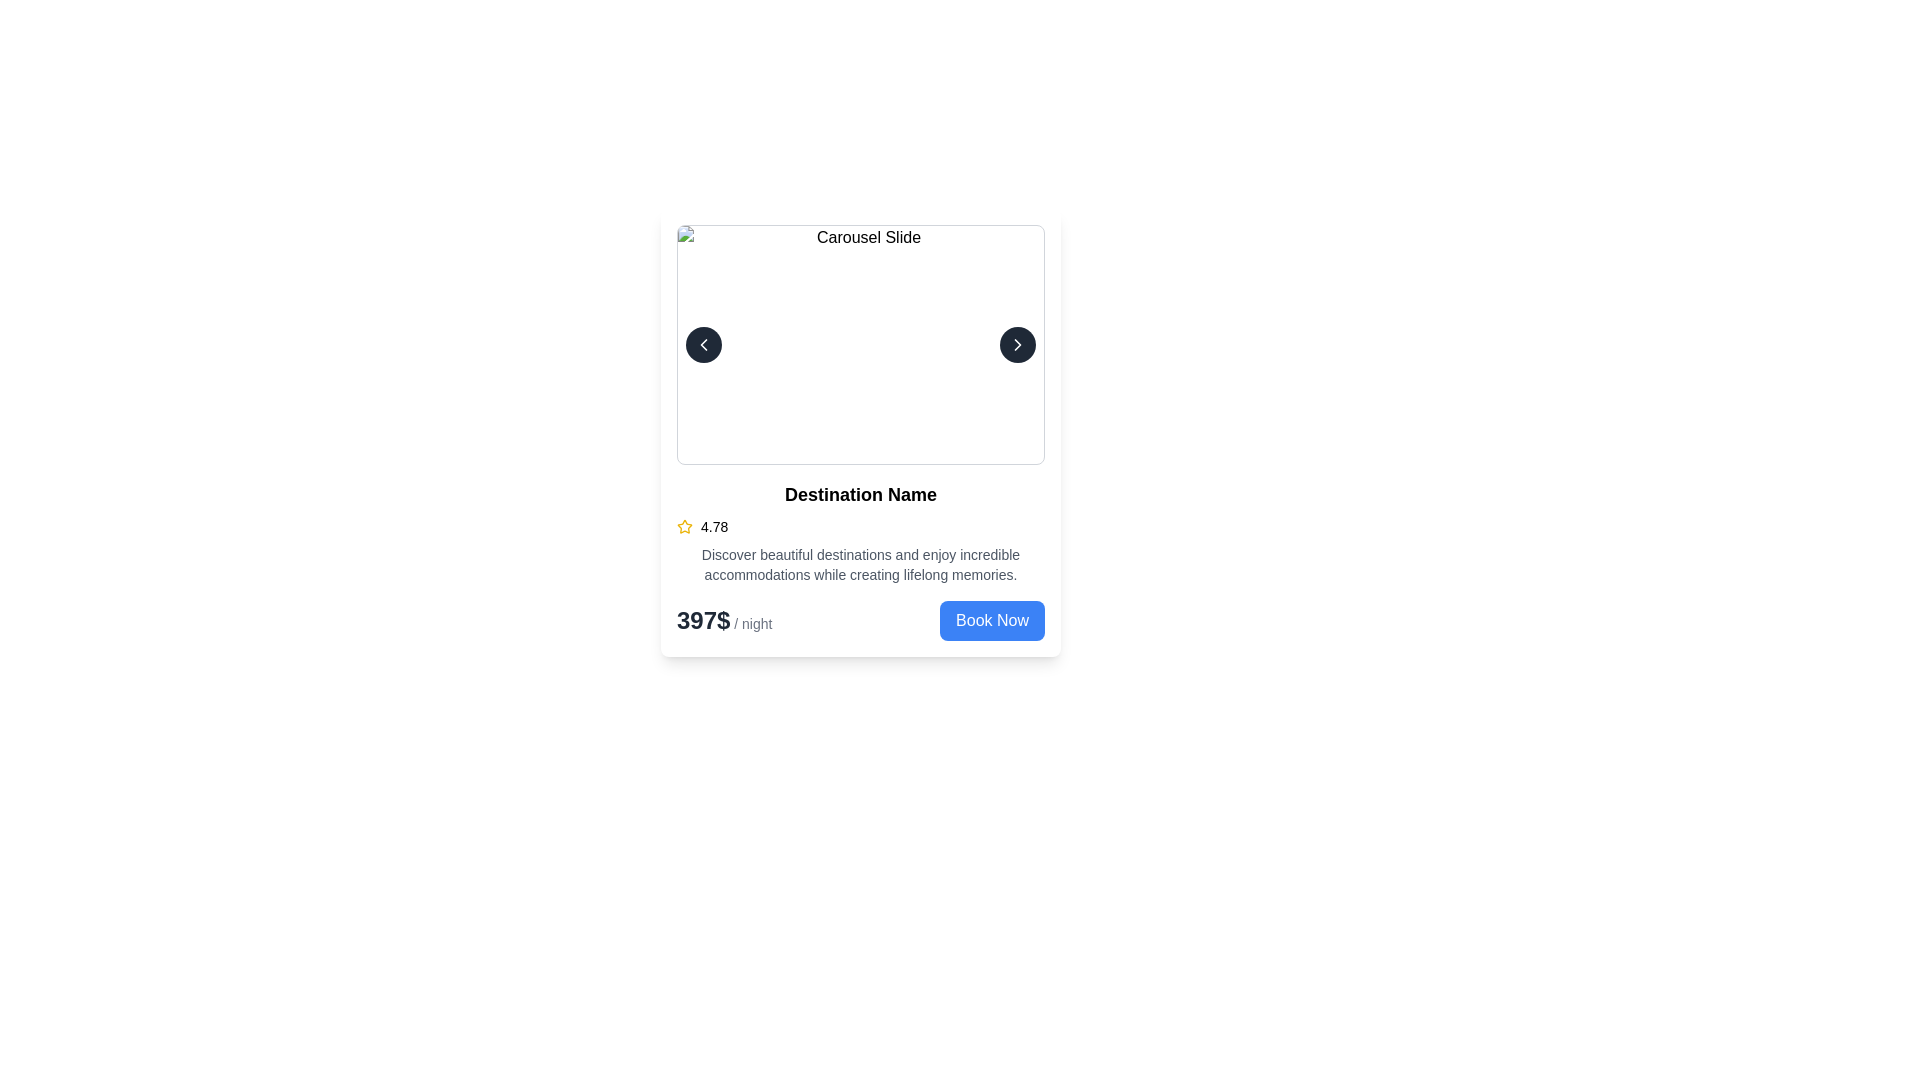 Image resolution: width=1920 pixels, height=1080 pixels. What do you see at coordinates (750, 623) in the screenshot?
I see `the text label displaying '/ night', which is a light gray color and located to the right of the price '397$'` at bounding box center [750, 623].